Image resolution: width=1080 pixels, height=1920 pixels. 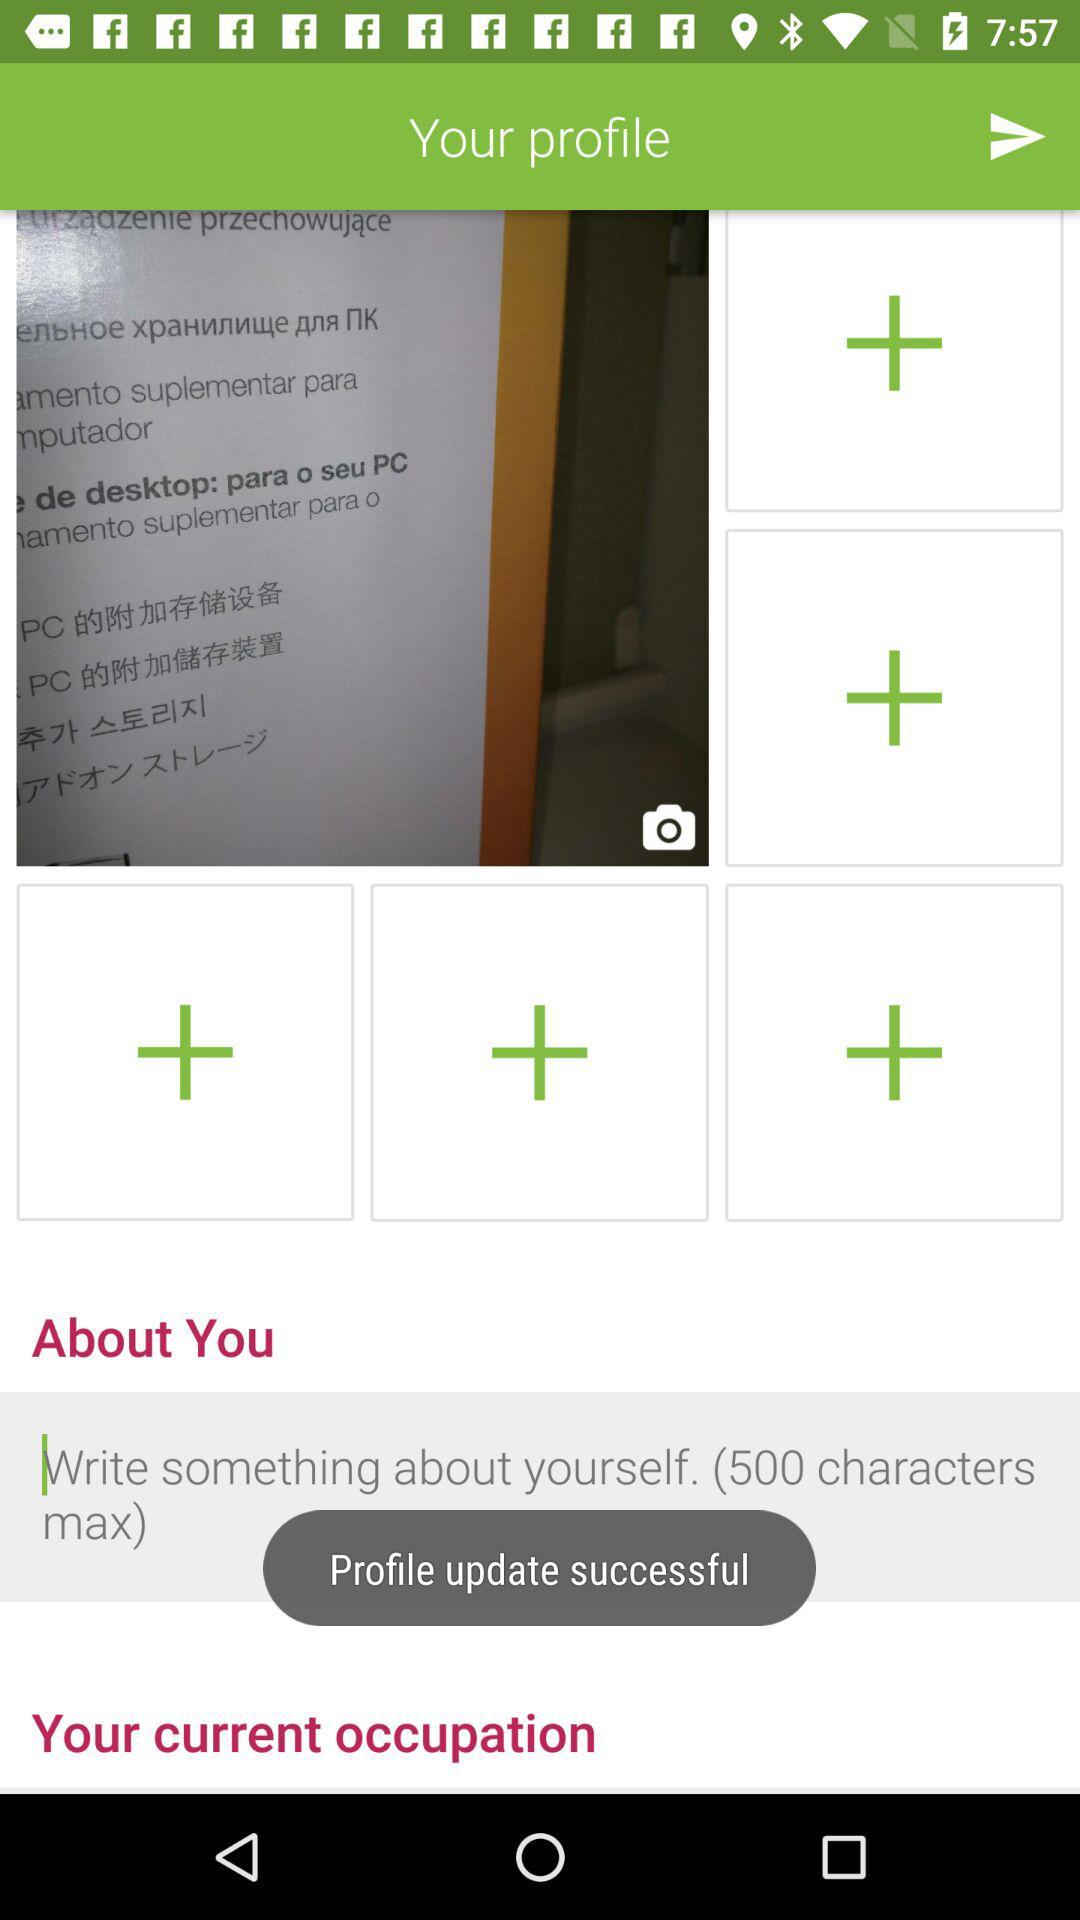 I want to click on profile photo, so click(x=893, y=361).